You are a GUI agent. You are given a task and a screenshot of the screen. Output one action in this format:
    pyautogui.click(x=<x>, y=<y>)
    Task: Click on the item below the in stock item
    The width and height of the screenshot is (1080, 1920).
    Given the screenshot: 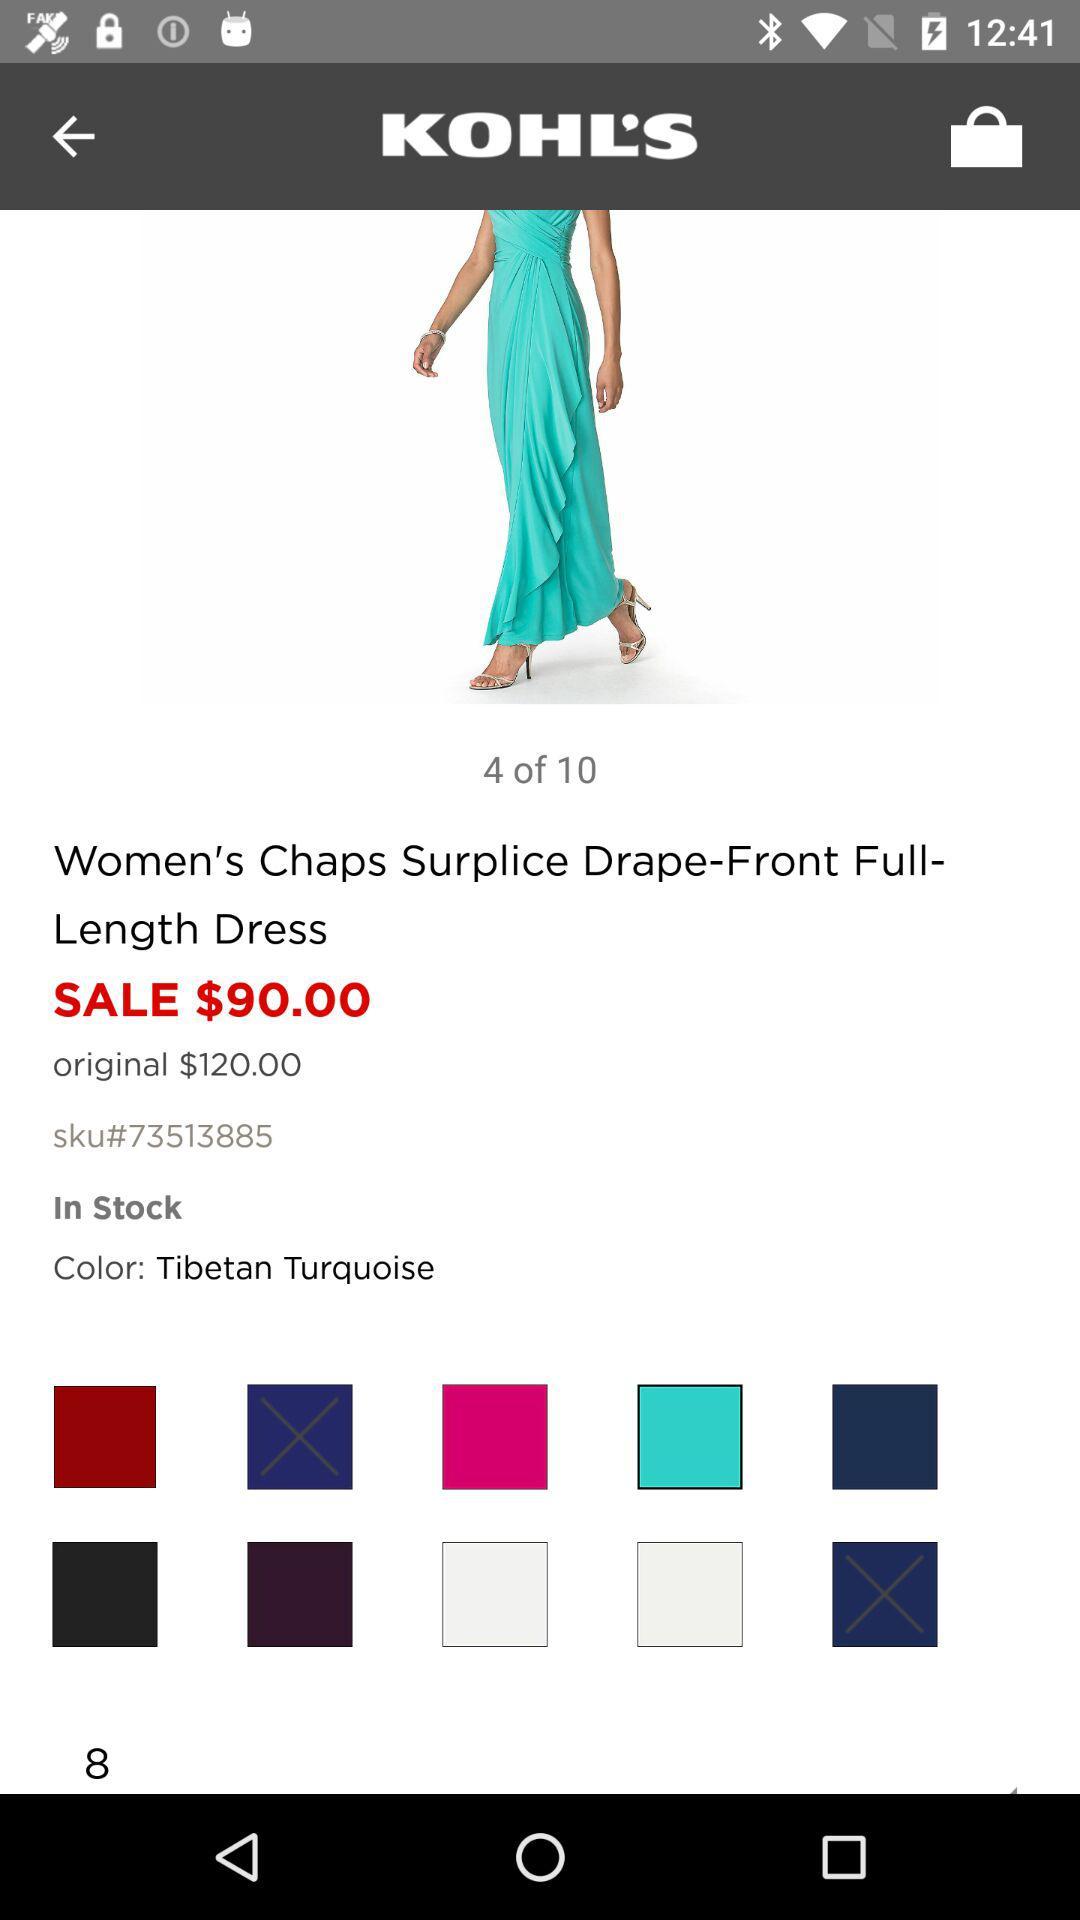 What is the action you would take?
    pyautogui.click(x=883, y=1435)
    